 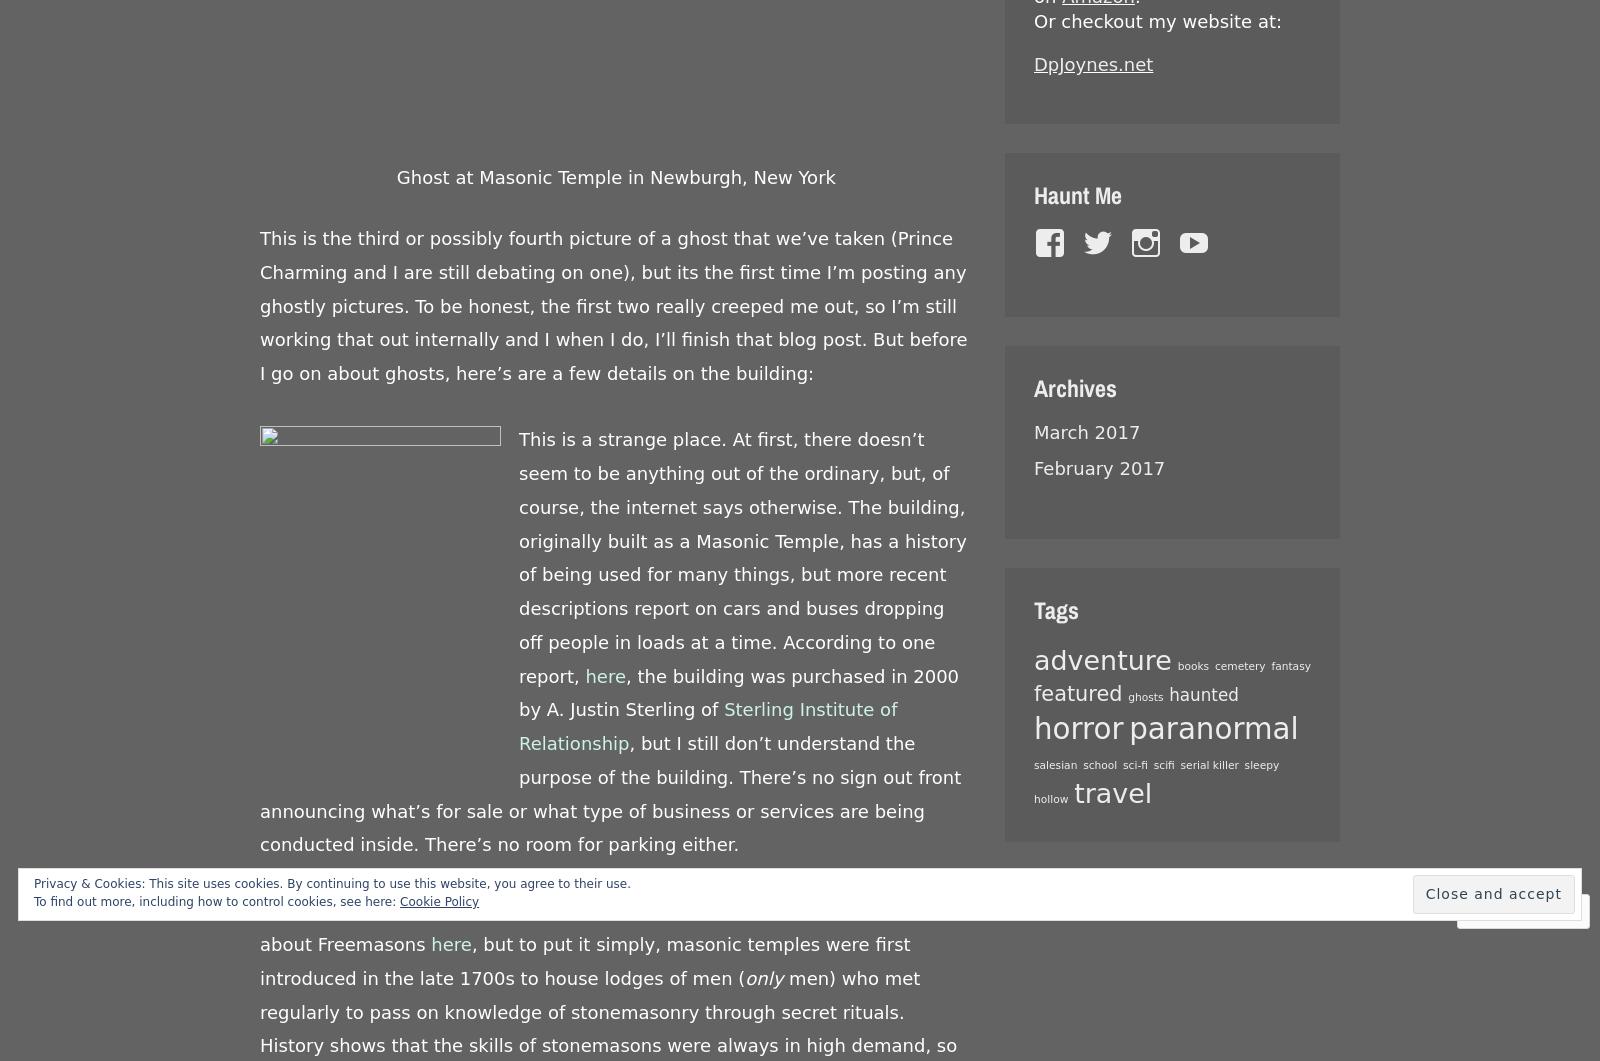 What do you see at coordinates (1158, 21) in the screenshot?
I see `'Or checkout my website at:'` at bounding box center [1158, 21].